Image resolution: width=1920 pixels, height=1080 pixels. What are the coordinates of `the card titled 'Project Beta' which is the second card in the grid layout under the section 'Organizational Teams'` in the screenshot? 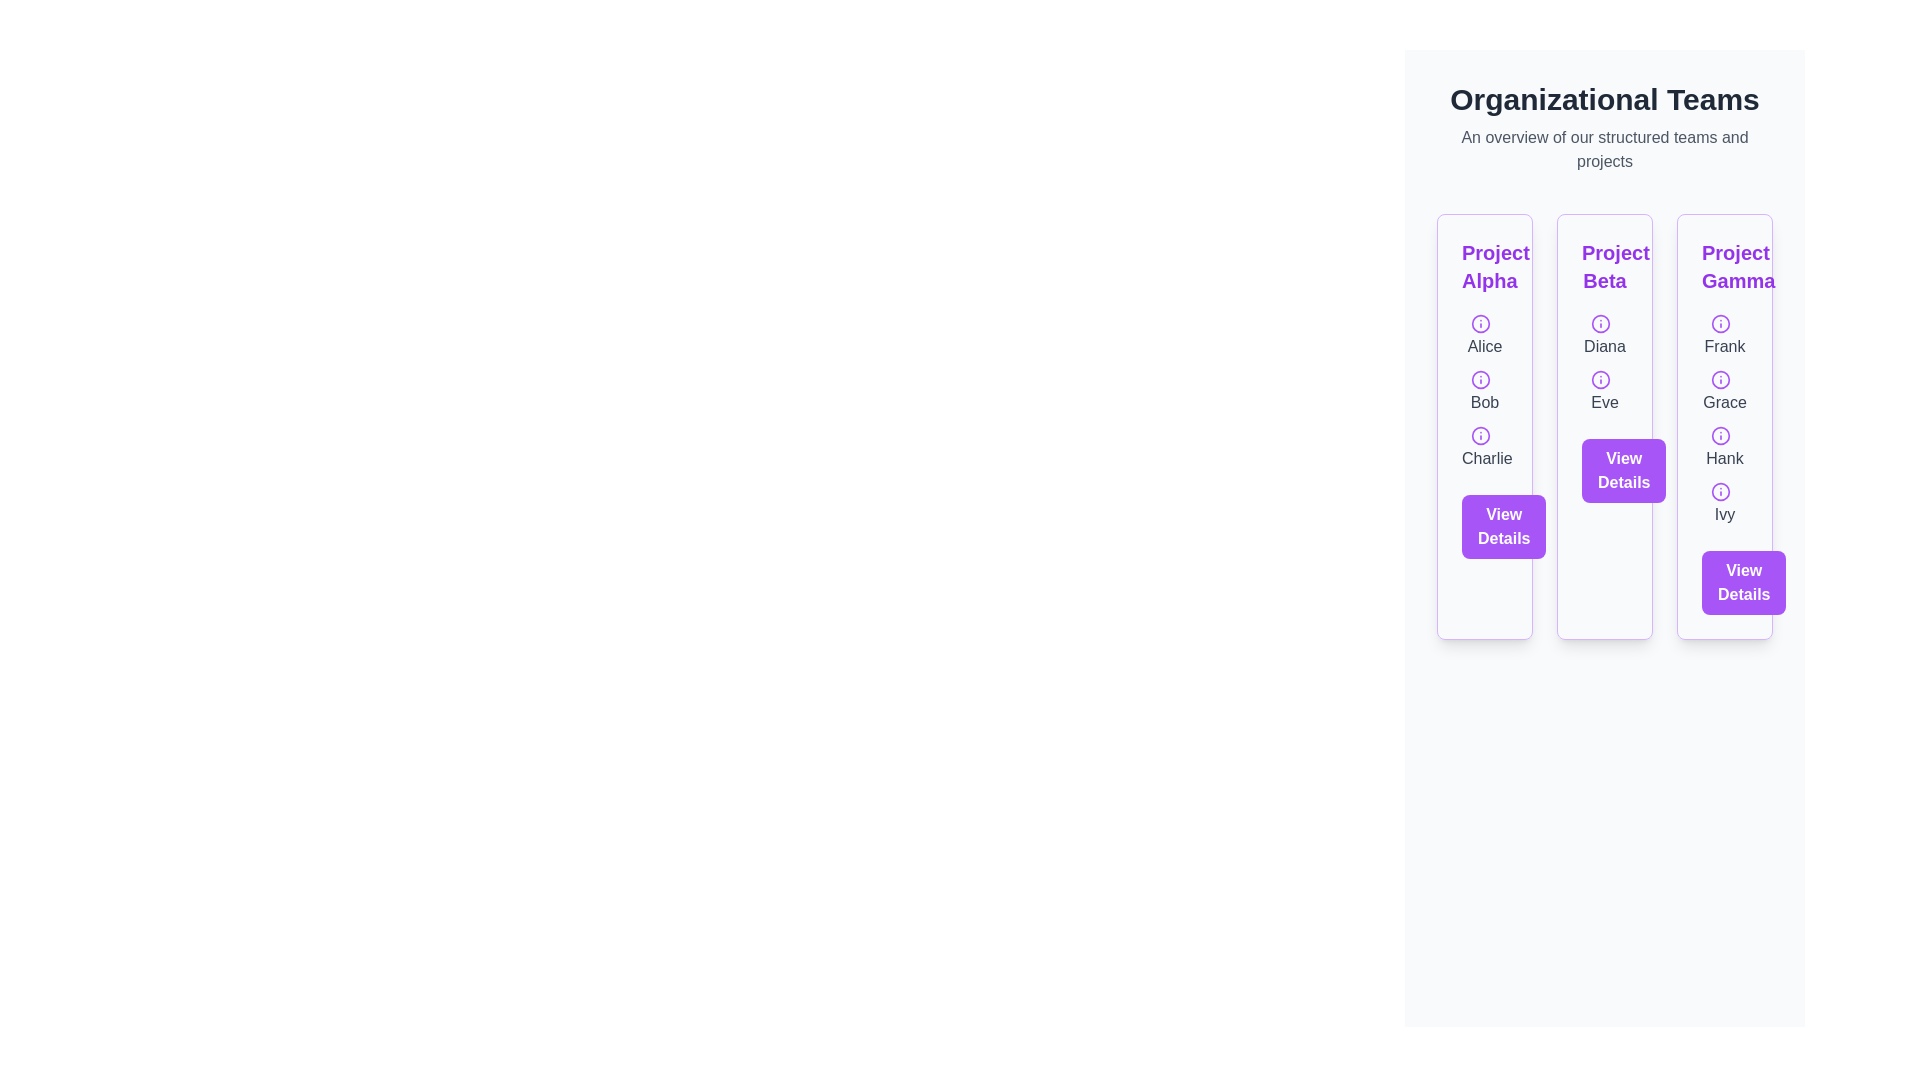 It's located at (1604, 426).